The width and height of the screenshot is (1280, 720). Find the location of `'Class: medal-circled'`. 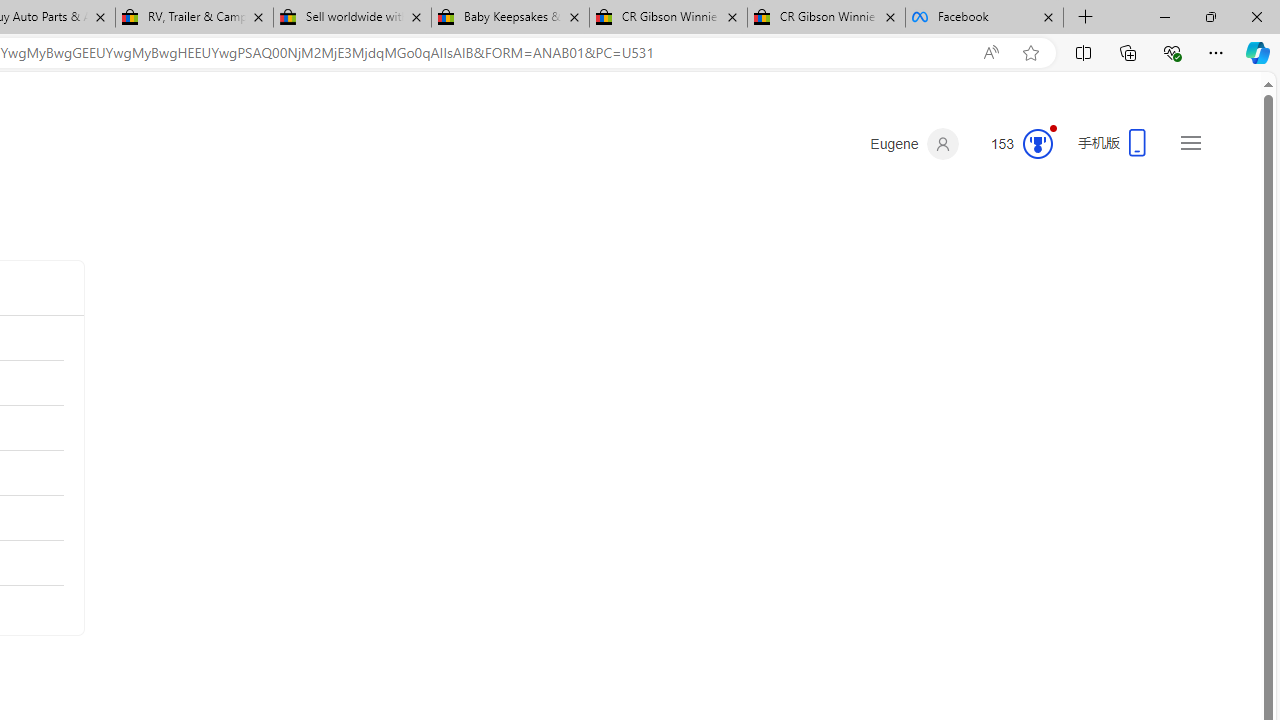

'Class: medal-circled' is located at coordinates (1037, 143).